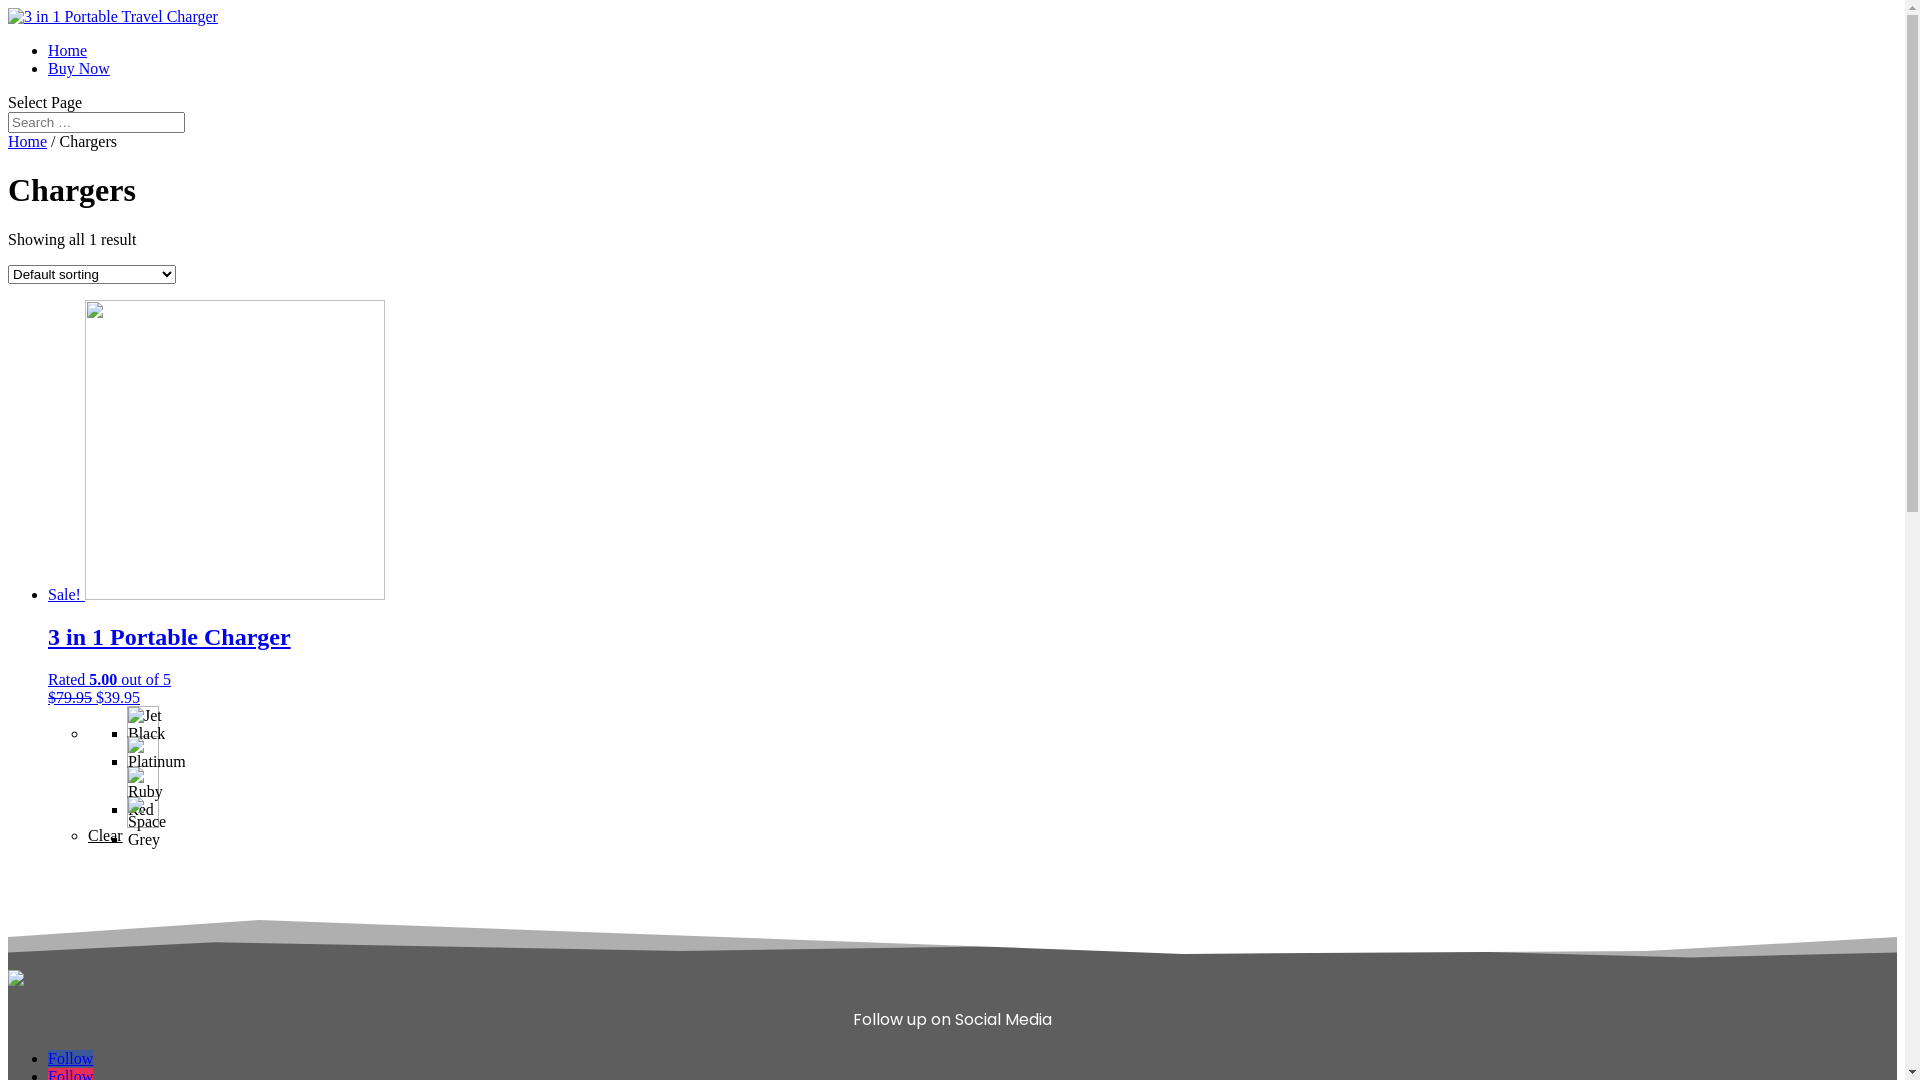 Image resolution: width=1920 pixels, height=1080 pixels. What do you see at coordinates (67, 49) in the screenshot?
I see `'Home'` at bounding box center [67, 49].